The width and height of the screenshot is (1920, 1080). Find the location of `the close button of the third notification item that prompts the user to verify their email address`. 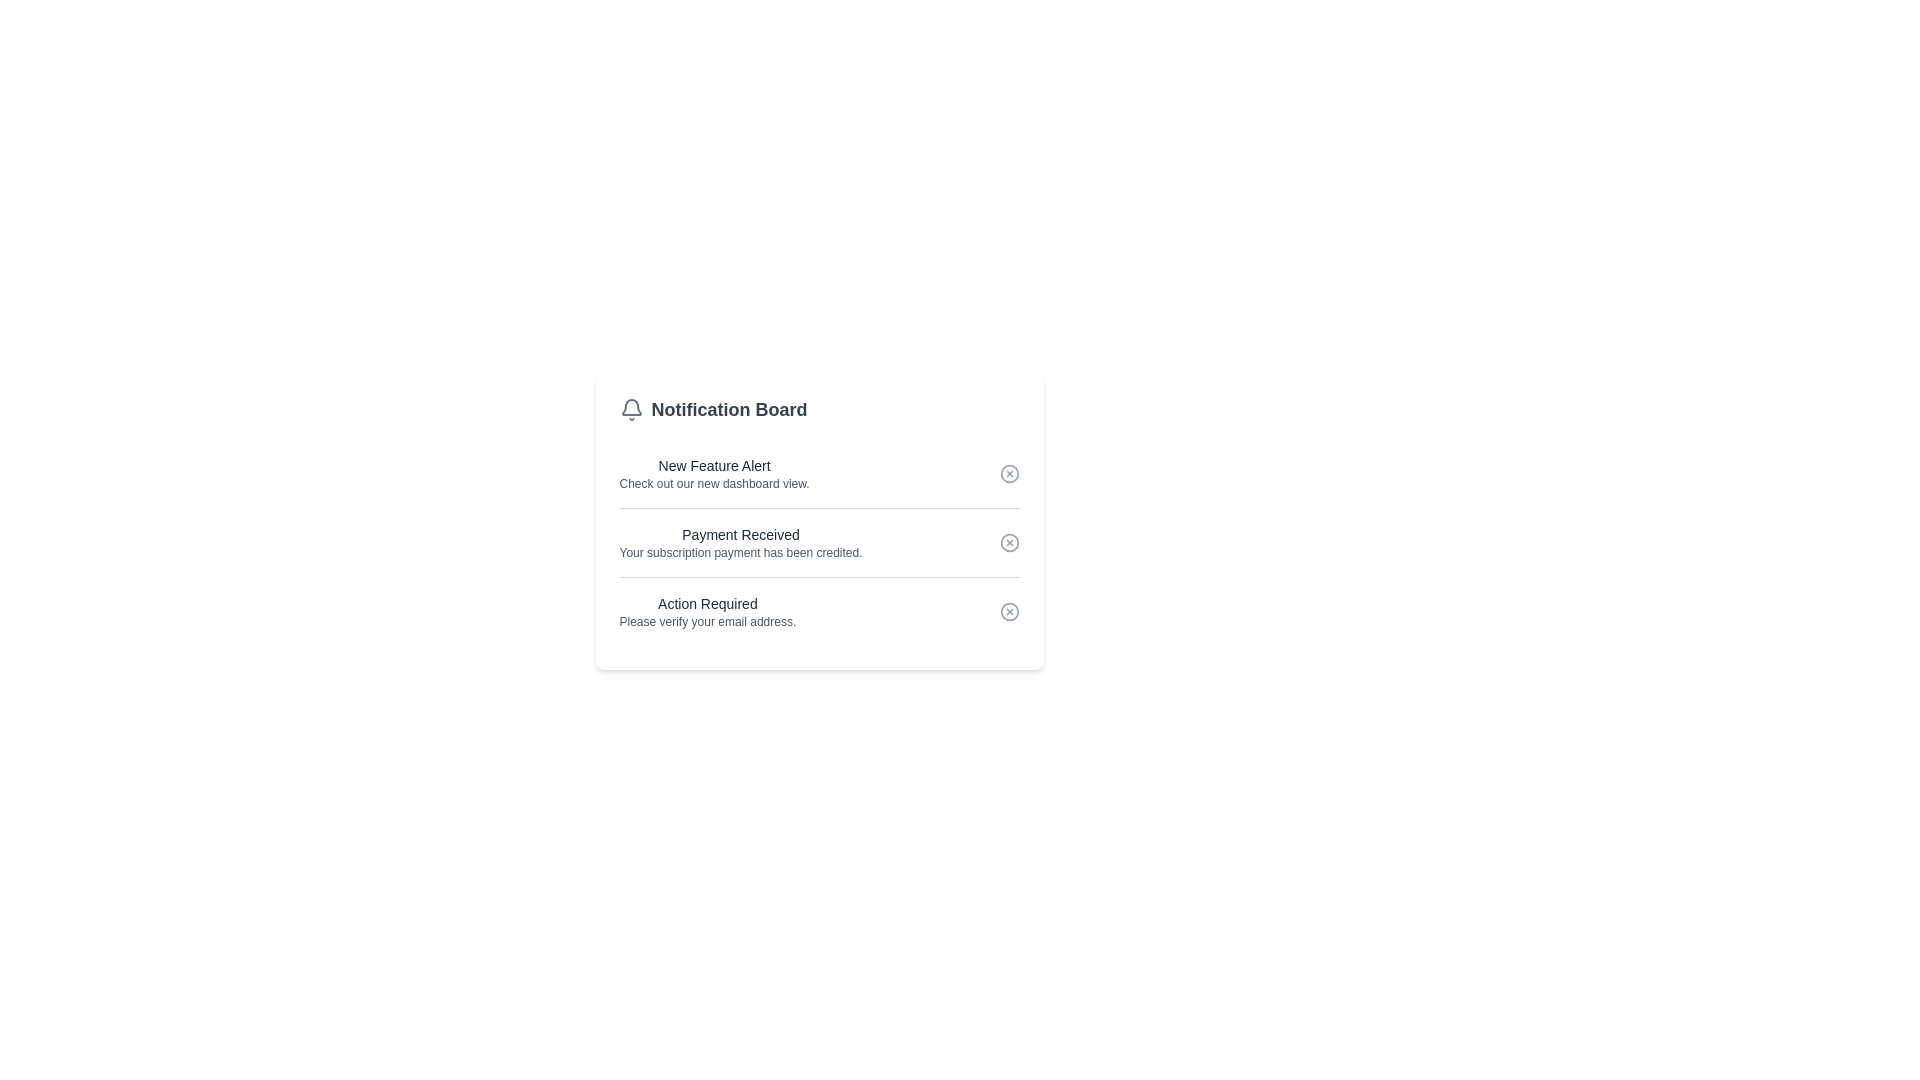

the close button of the third notification item that prompts the user to verify their email address is located at coordinates (819, 610).